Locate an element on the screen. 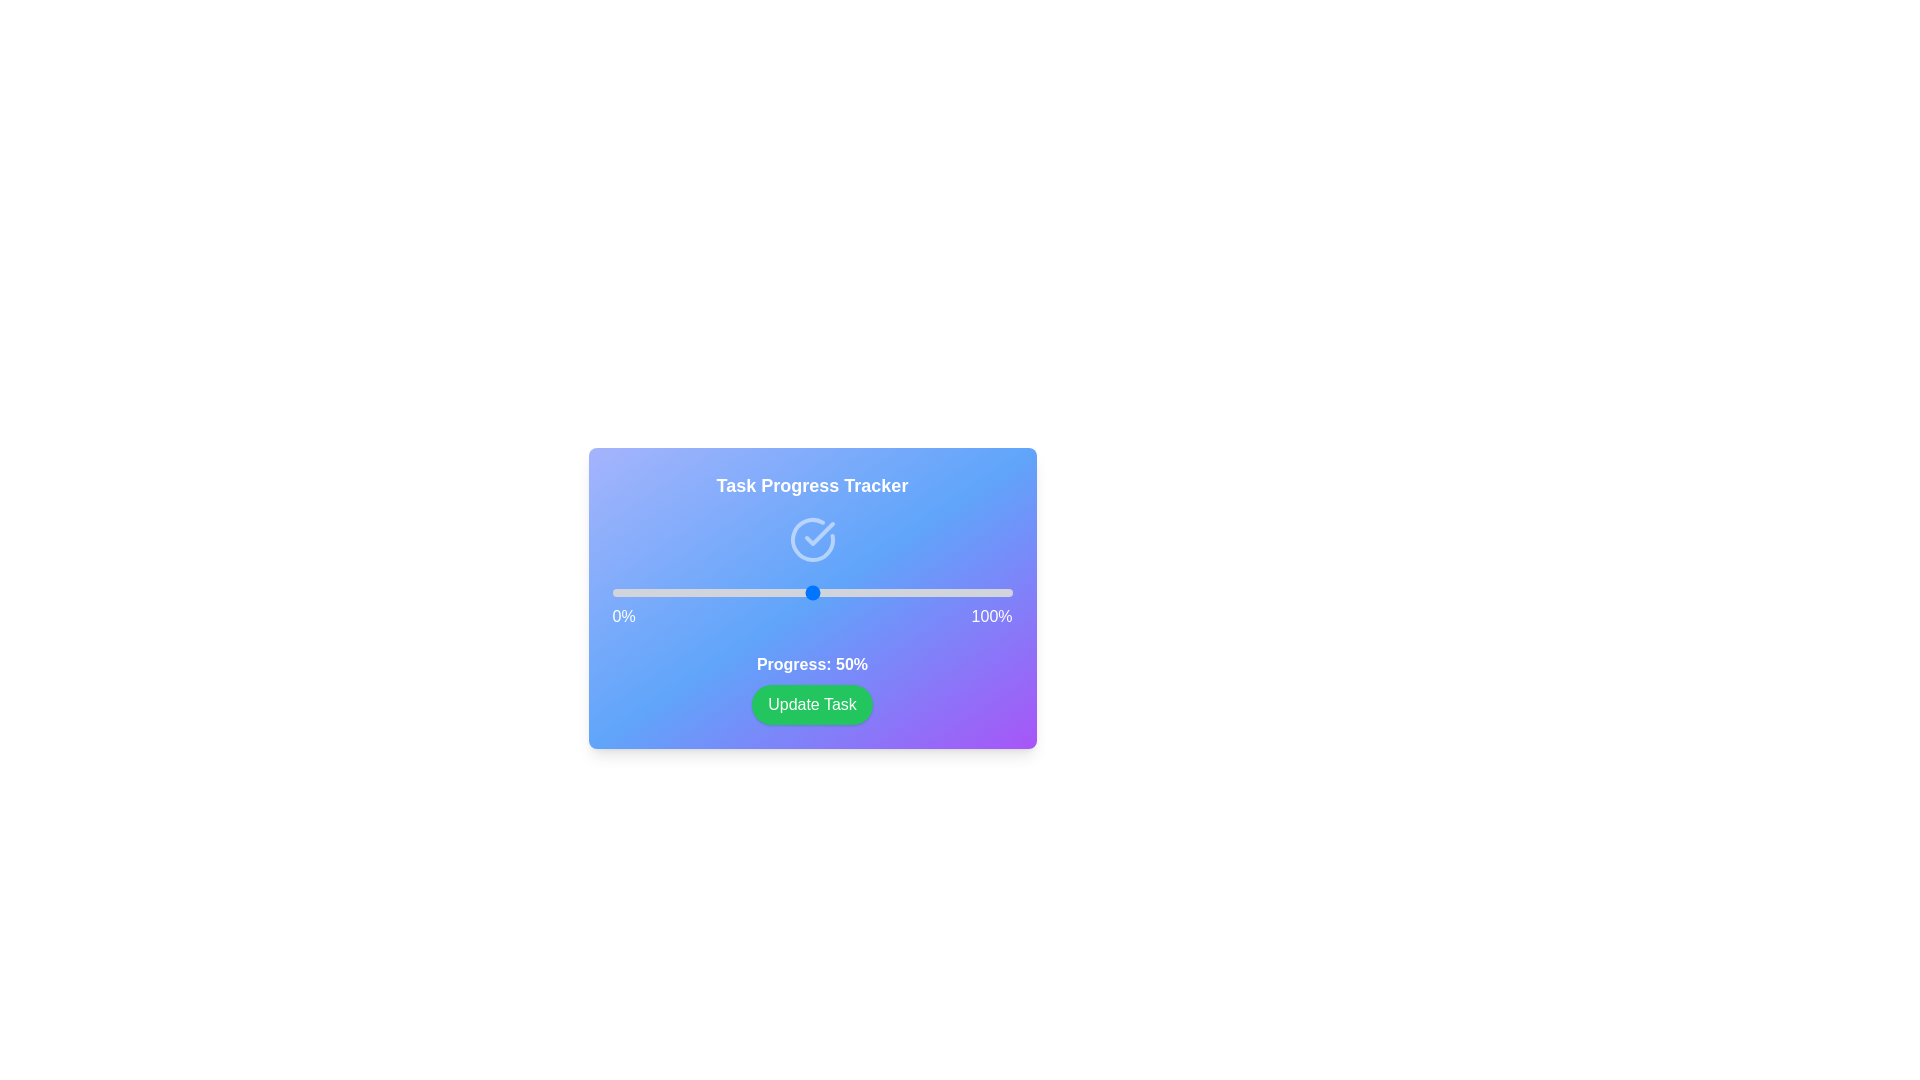 The height and width of the screenshot is (1080, 1920). the progress slider to 79% is located at coordinates (927, 592).